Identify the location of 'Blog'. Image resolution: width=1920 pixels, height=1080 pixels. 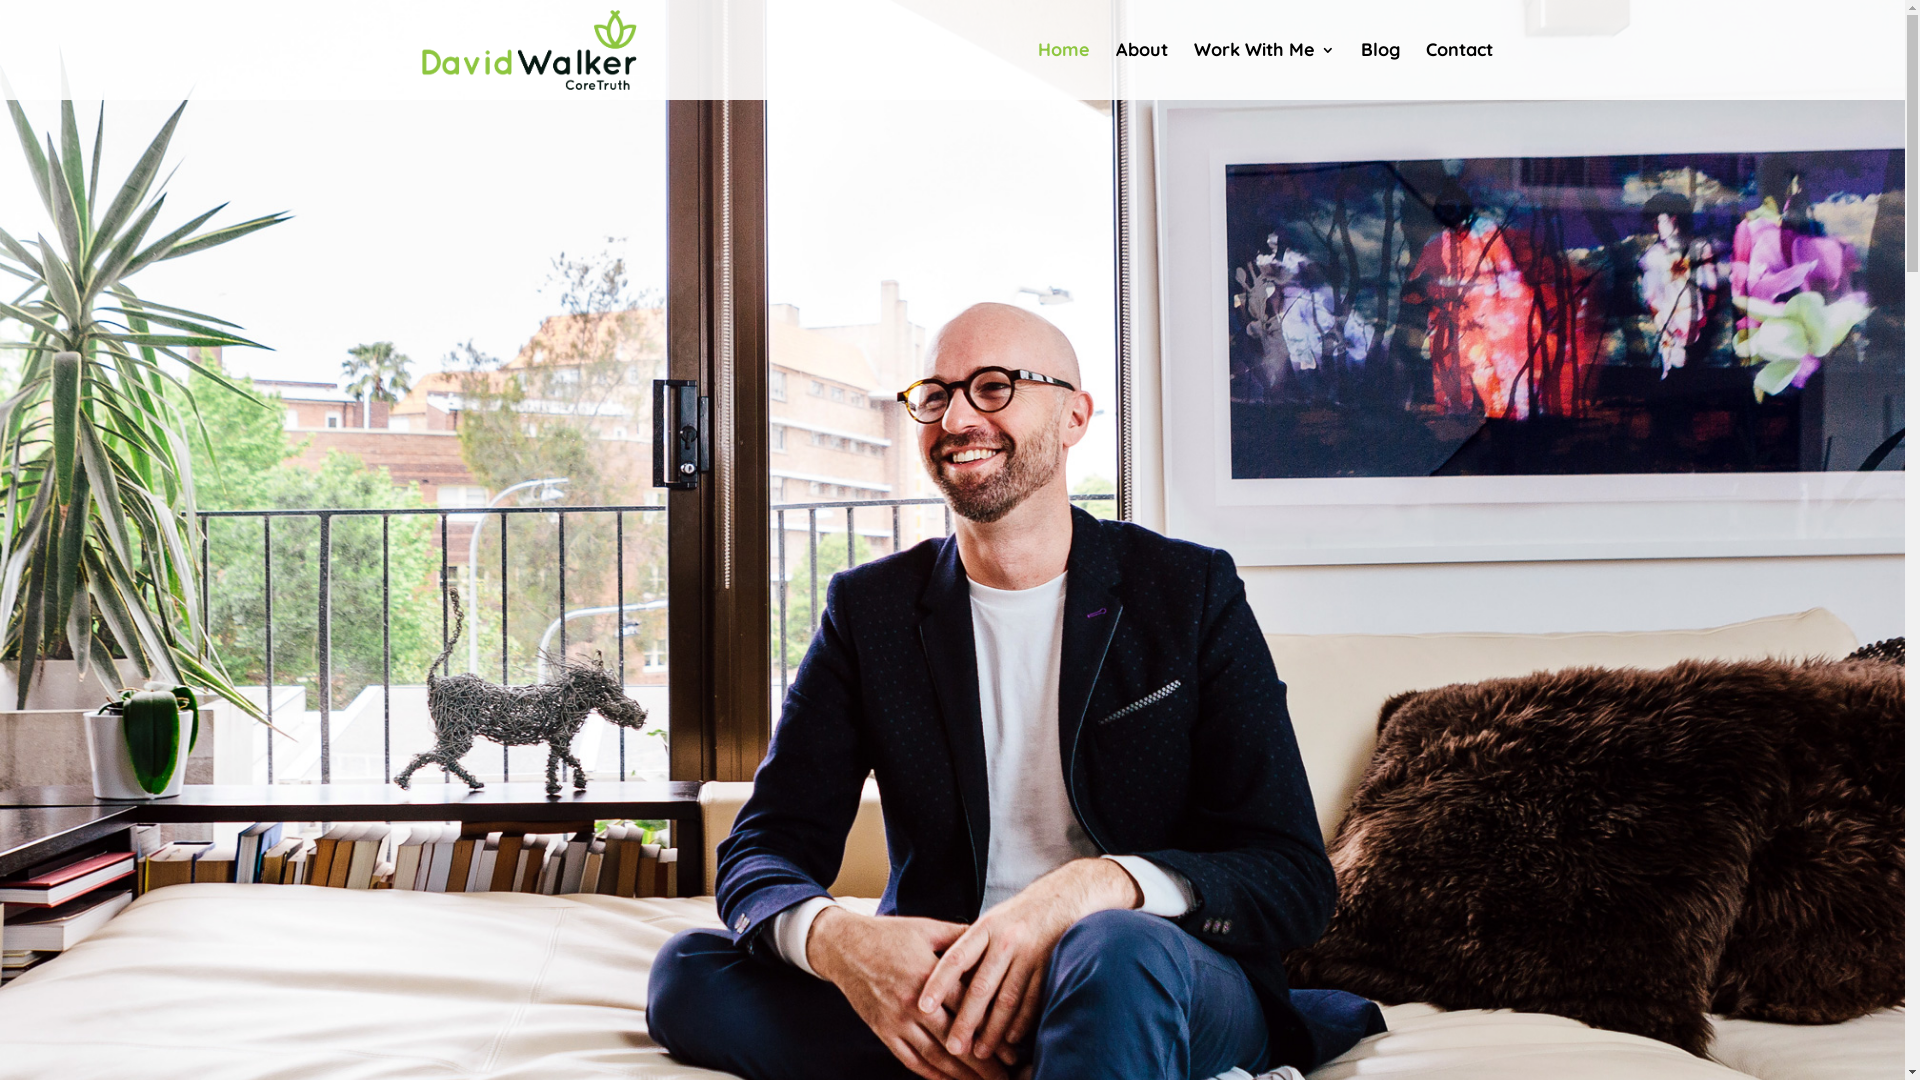
(1378, 70).